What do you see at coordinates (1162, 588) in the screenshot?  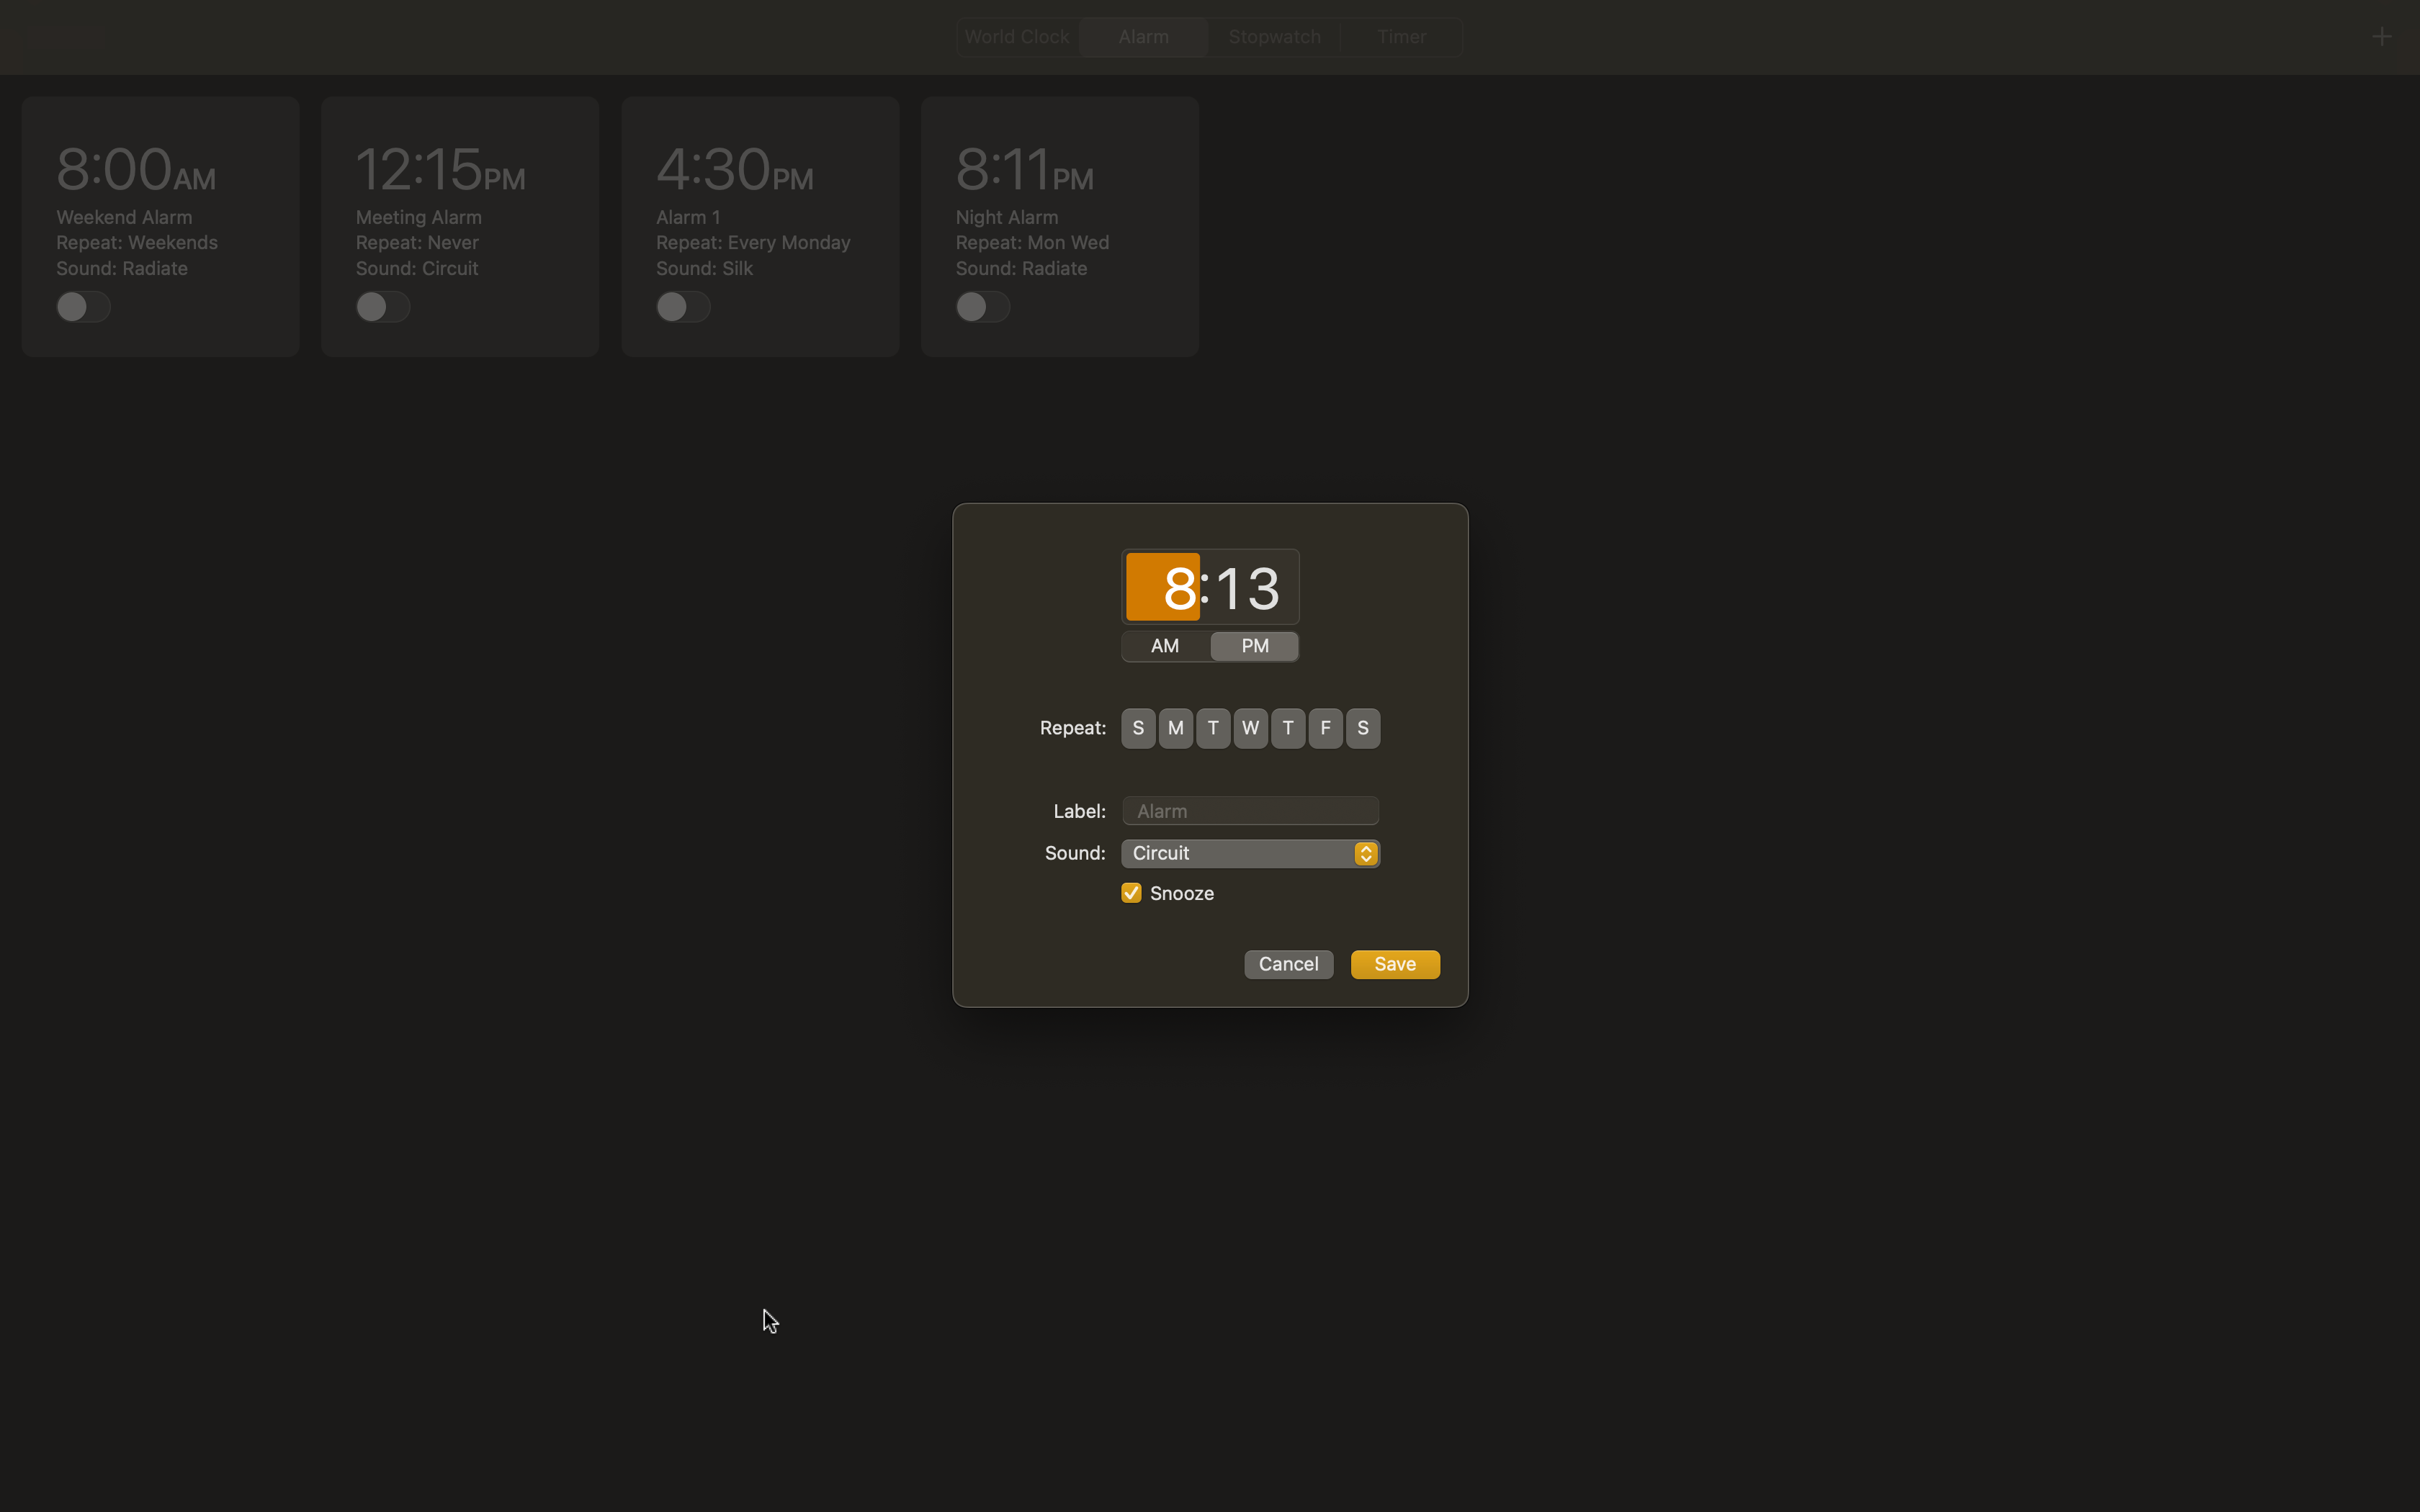 I see `Adjust the system"s clock to 07 hours and 45 minutes` at bounding box center [1162, 588].